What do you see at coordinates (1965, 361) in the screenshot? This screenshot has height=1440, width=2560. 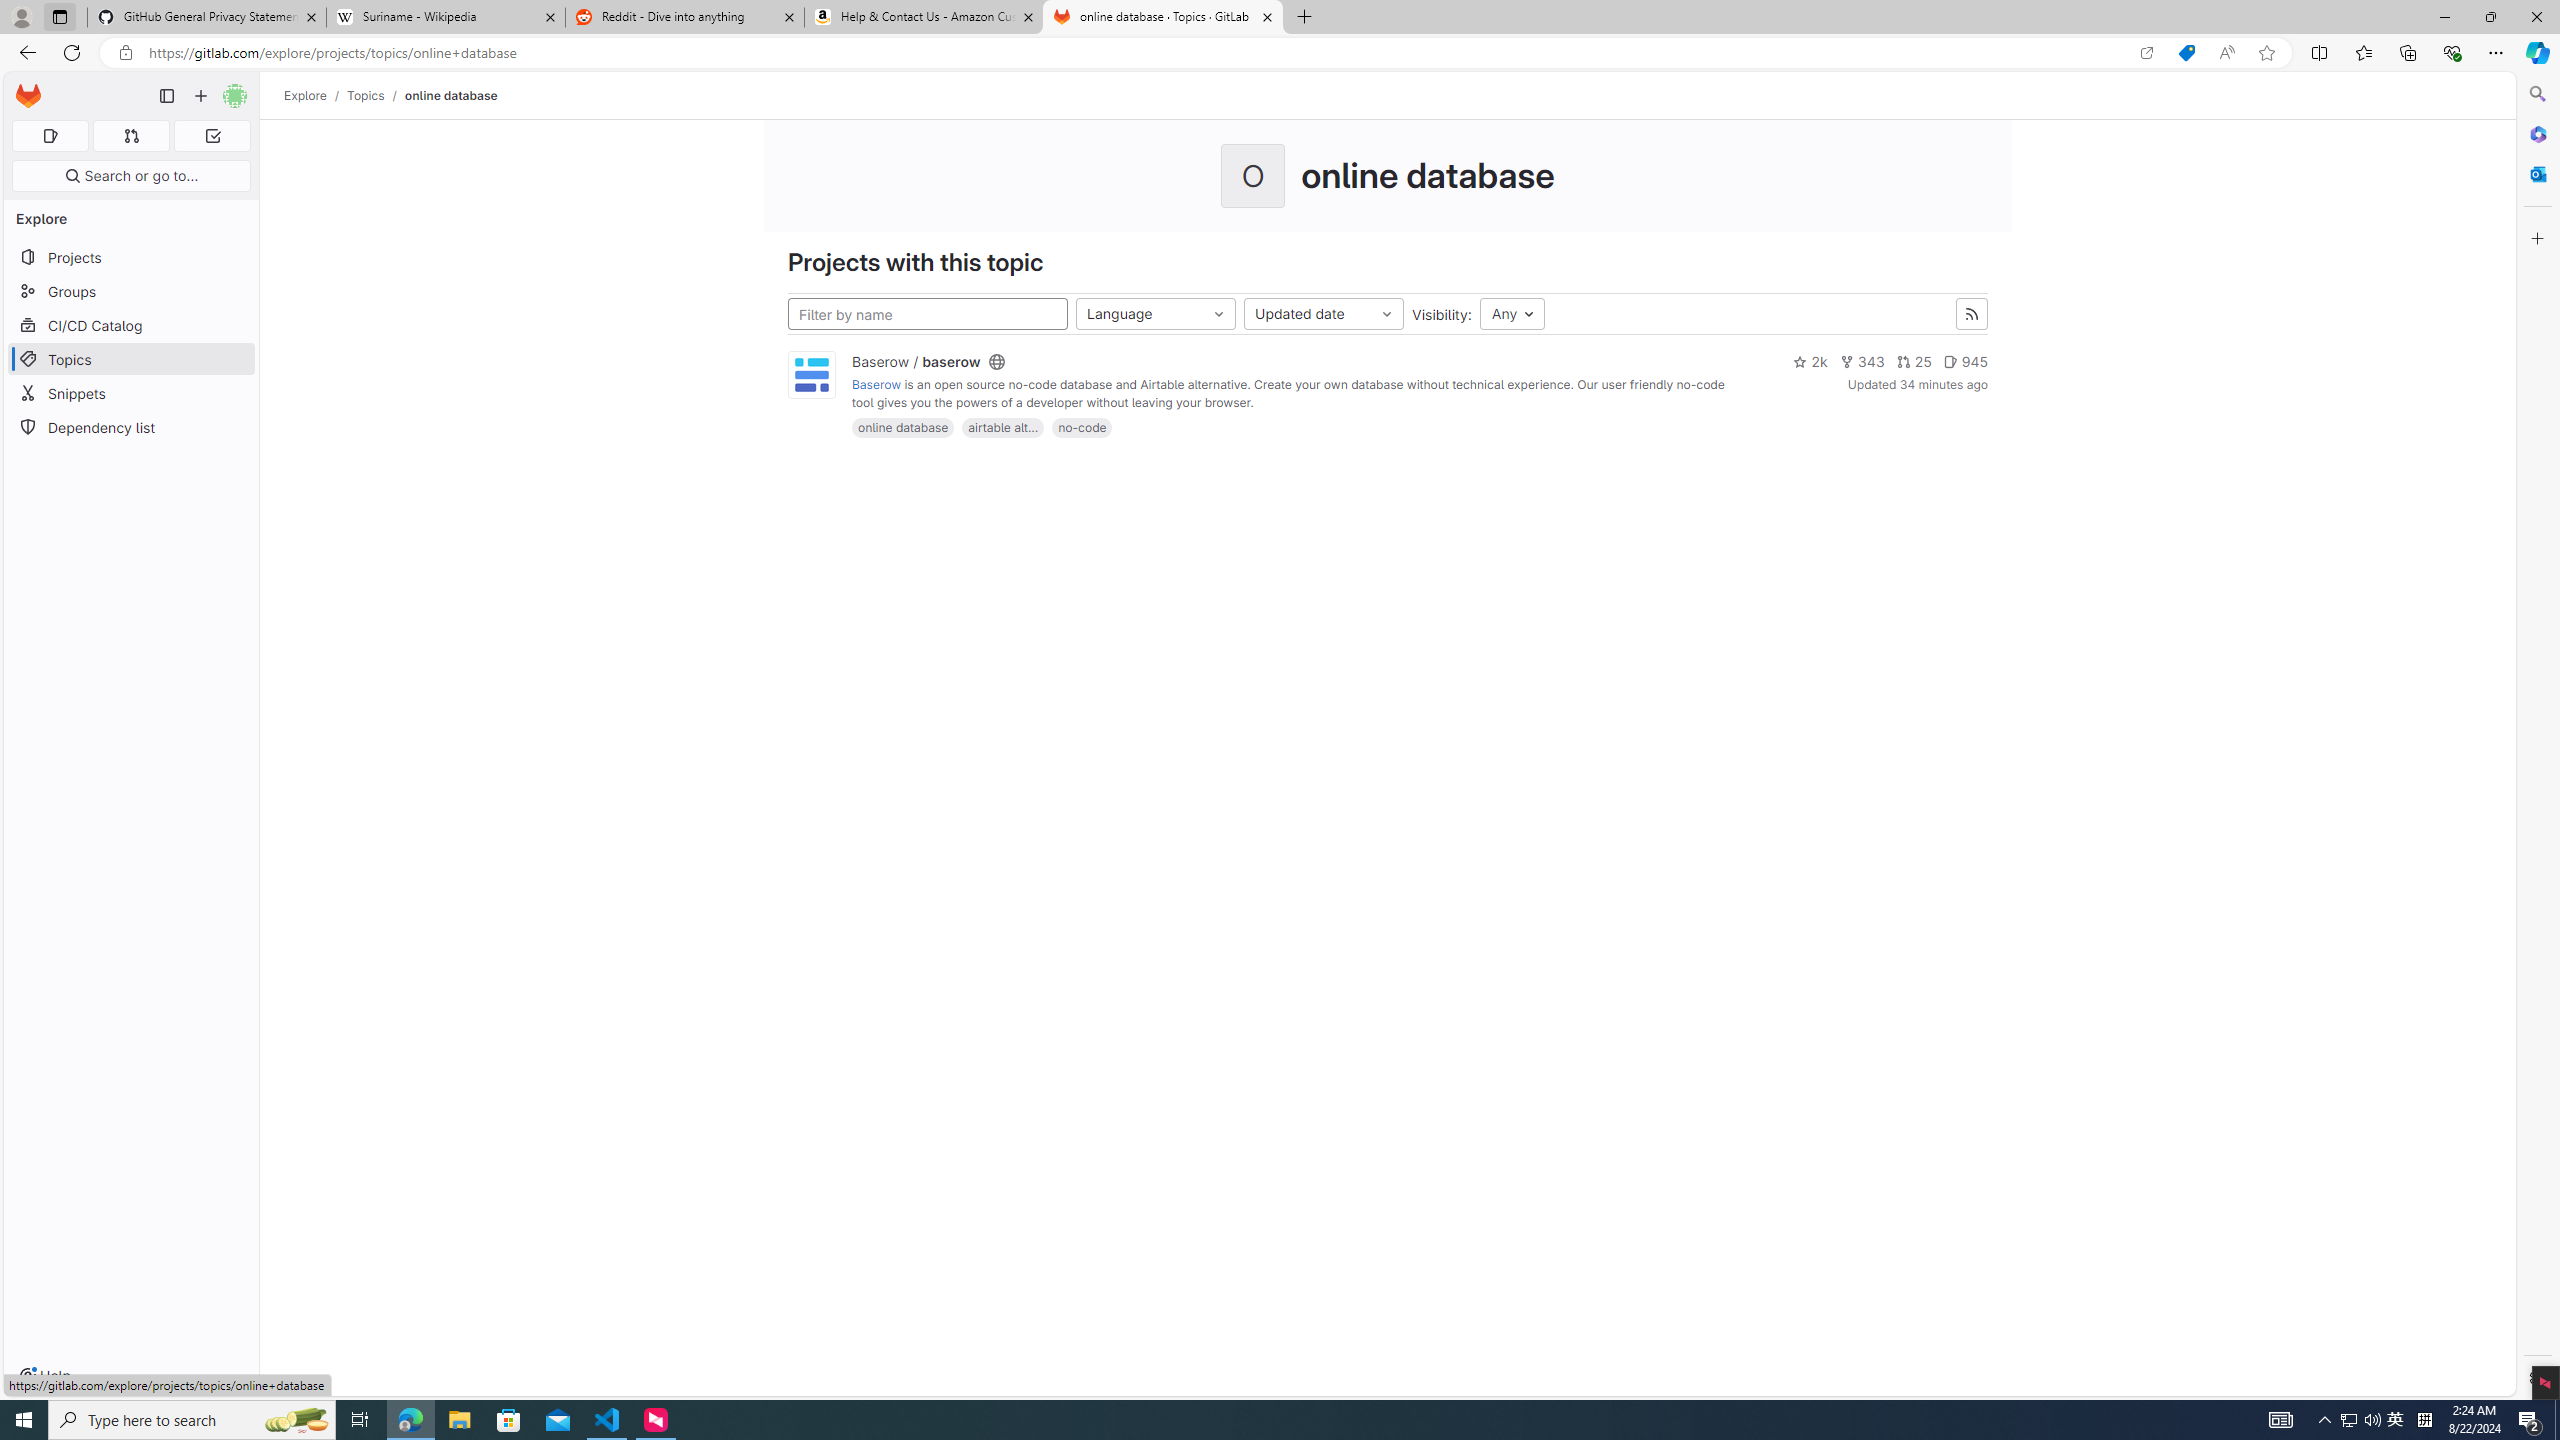 I see `'945'` at bounding box center [1965, 361].